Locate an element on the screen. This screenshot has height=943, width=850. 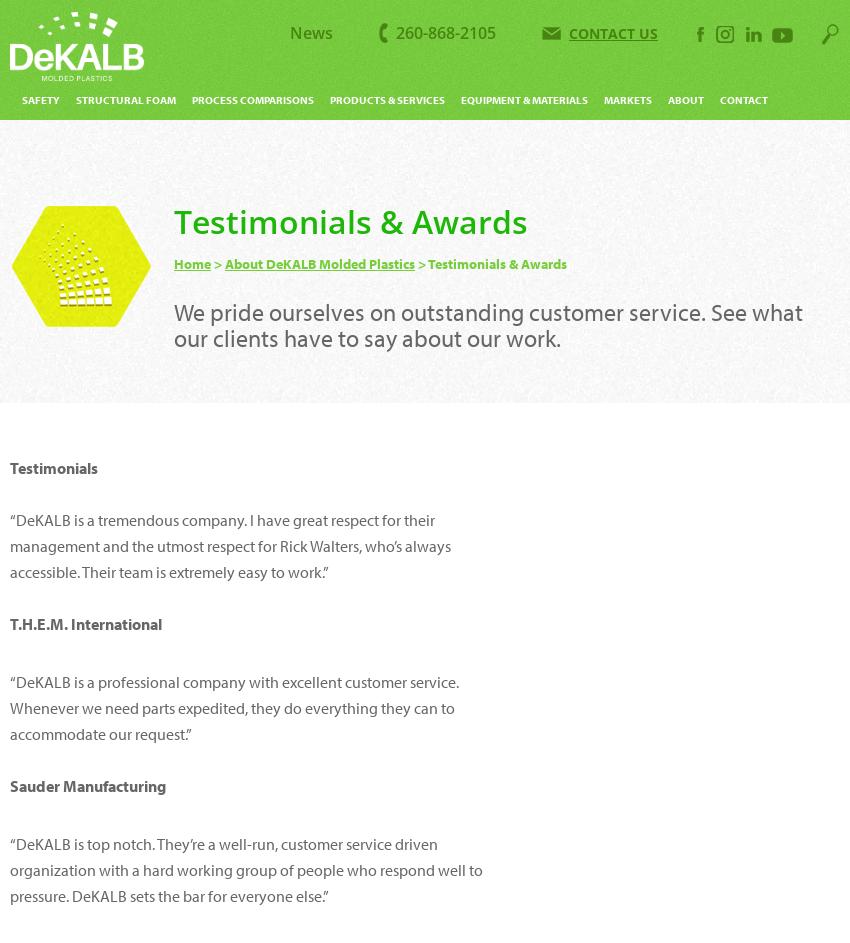
'260-868-2105' is located at coordinates (396, 33).